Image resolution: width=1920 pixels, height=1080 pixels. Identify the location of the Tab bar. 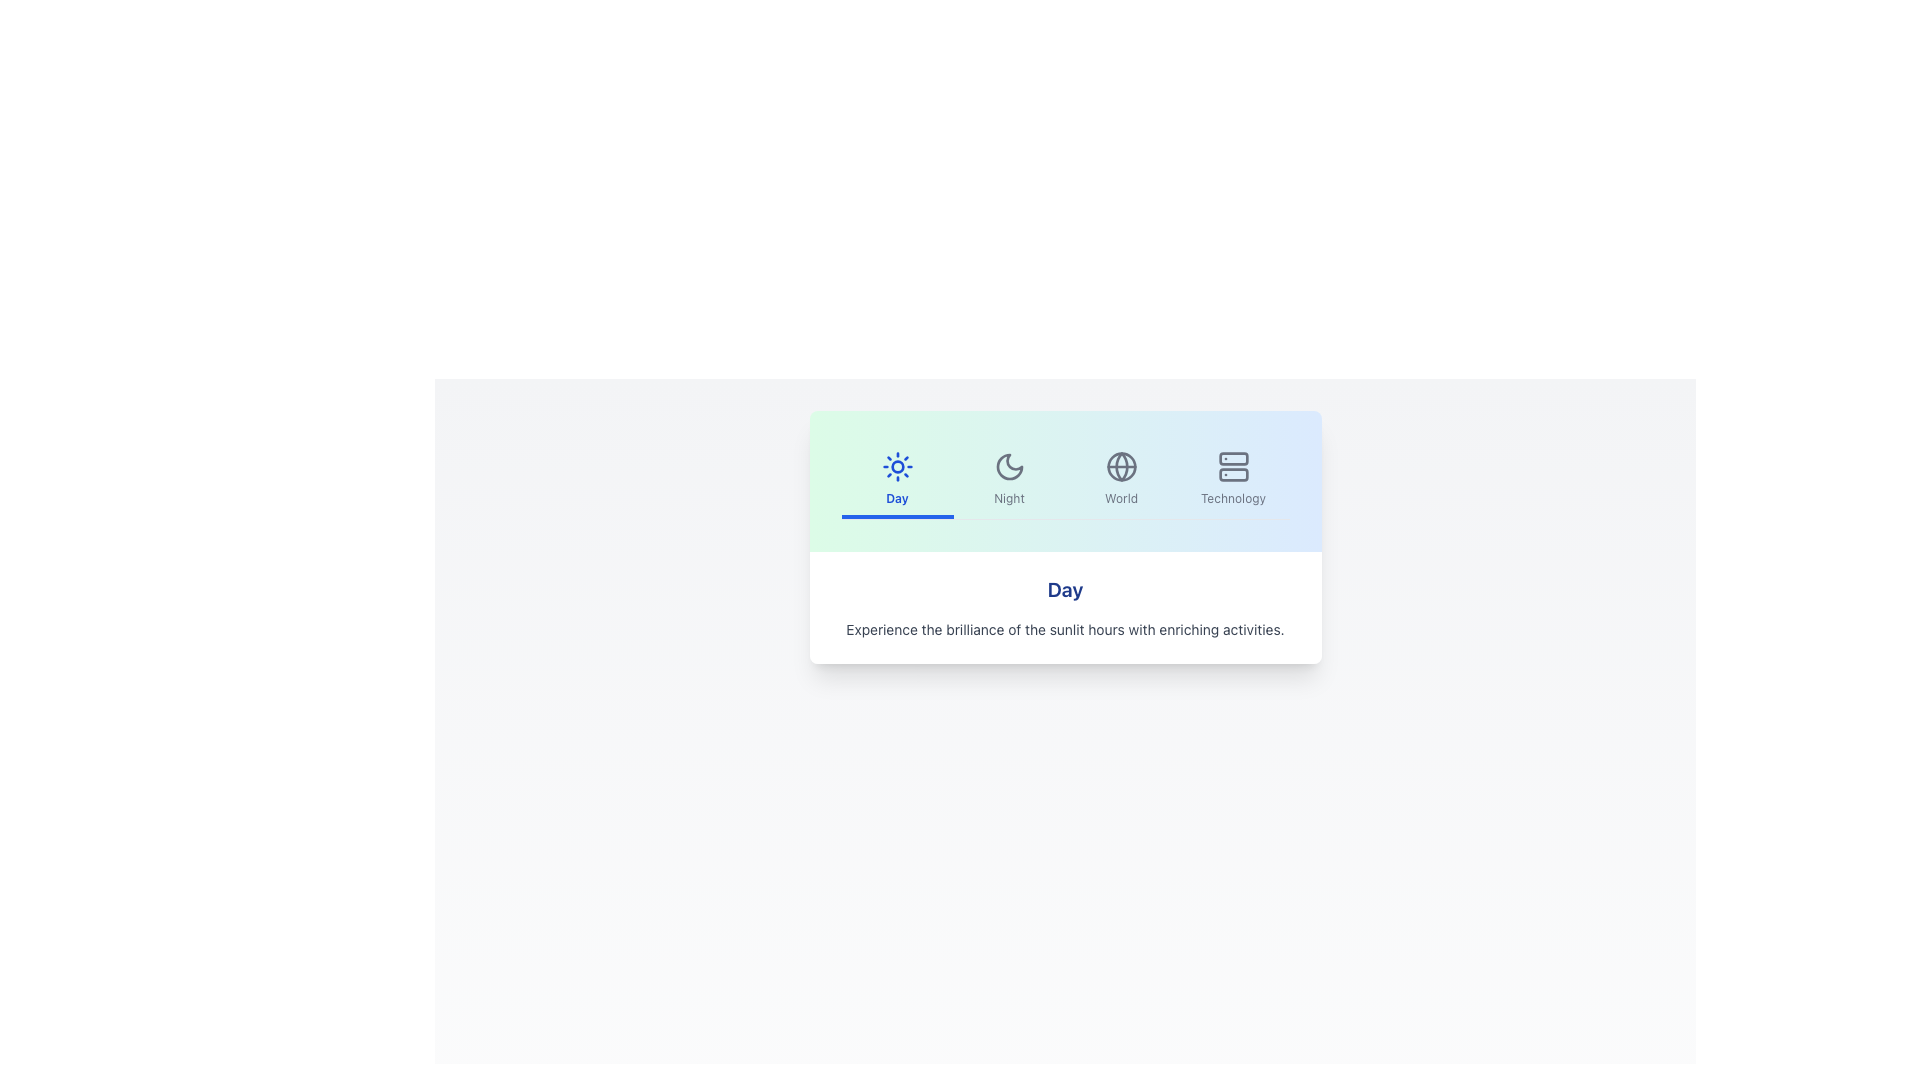
(1064, 481).